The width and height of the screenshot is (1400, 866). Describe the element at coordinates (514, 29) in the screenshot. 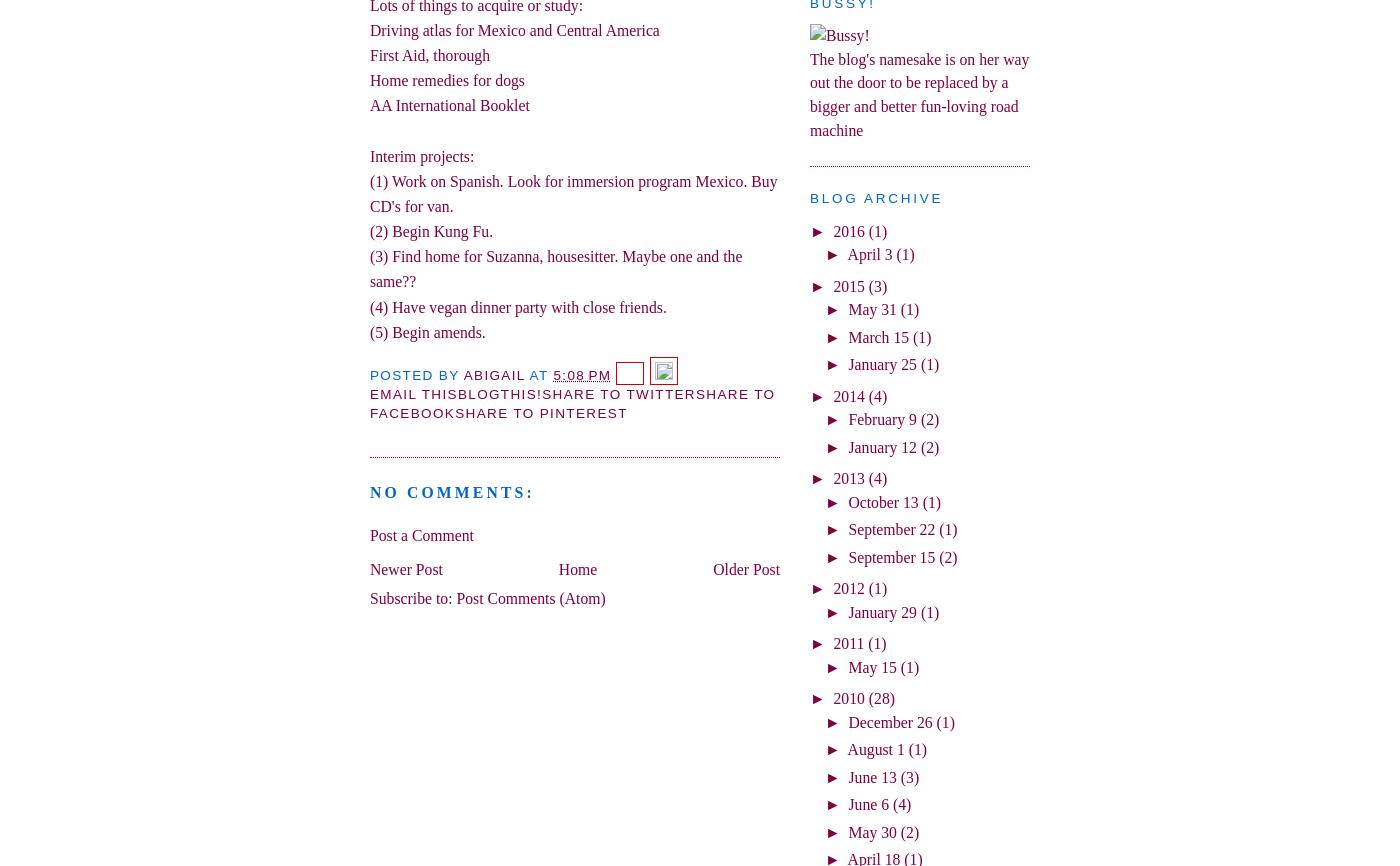

I see `'Driving atlas for Mexico and Central America'` at that location.